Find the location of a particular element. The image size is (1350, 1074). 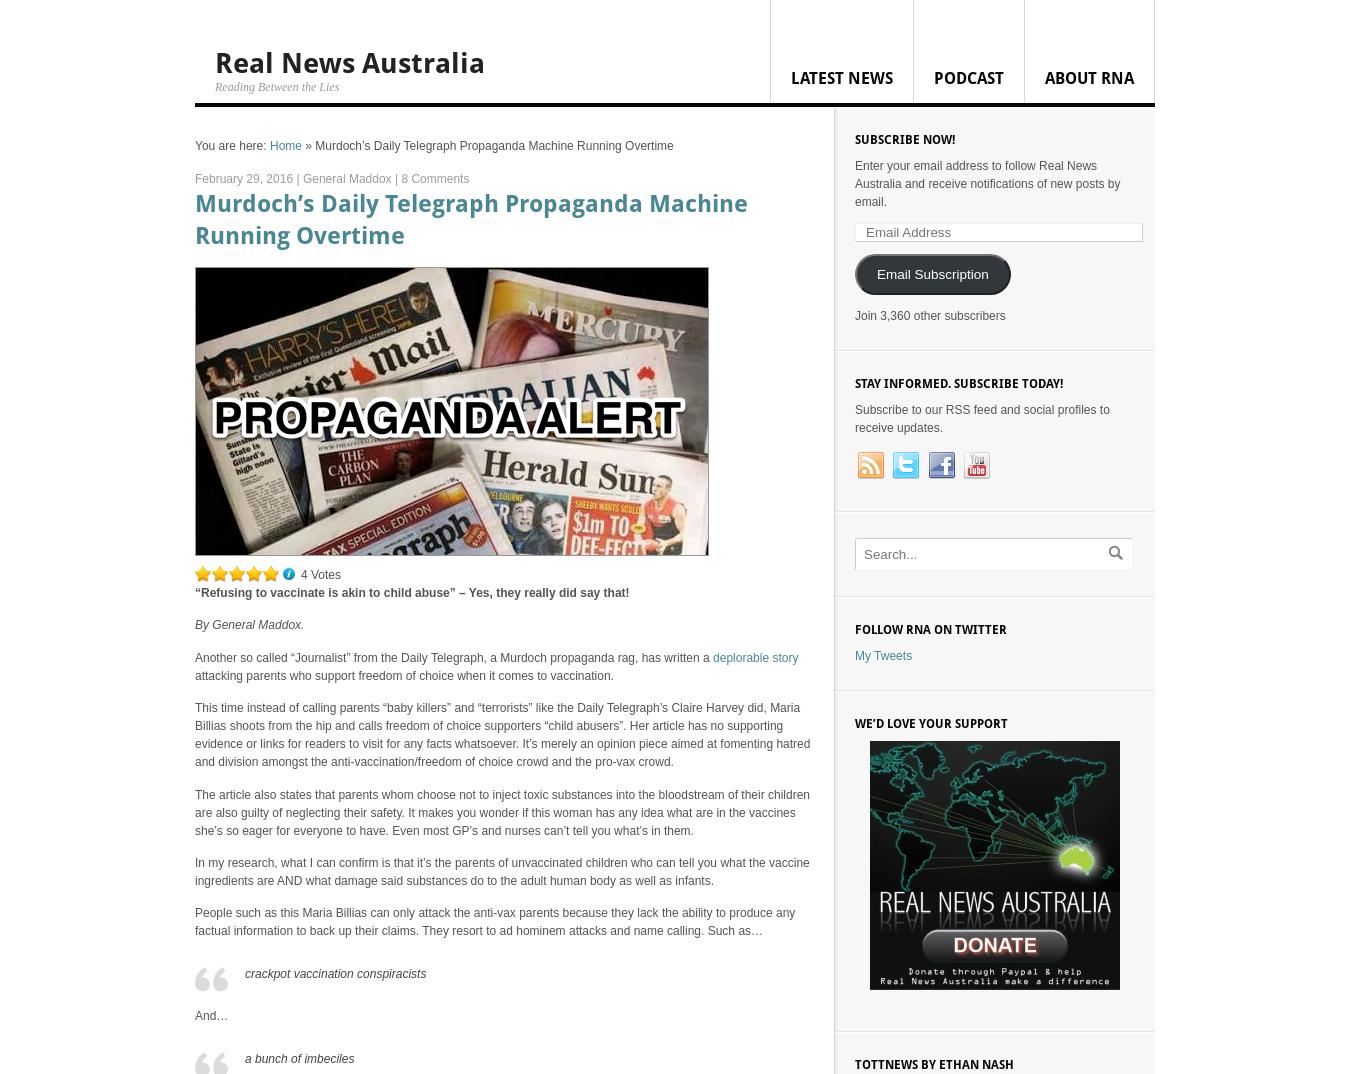

'Another so called “Journalist” from the Daily Telegraph, a Murdoch propaganda rag, has written a' is located at coordinates (453, 655).